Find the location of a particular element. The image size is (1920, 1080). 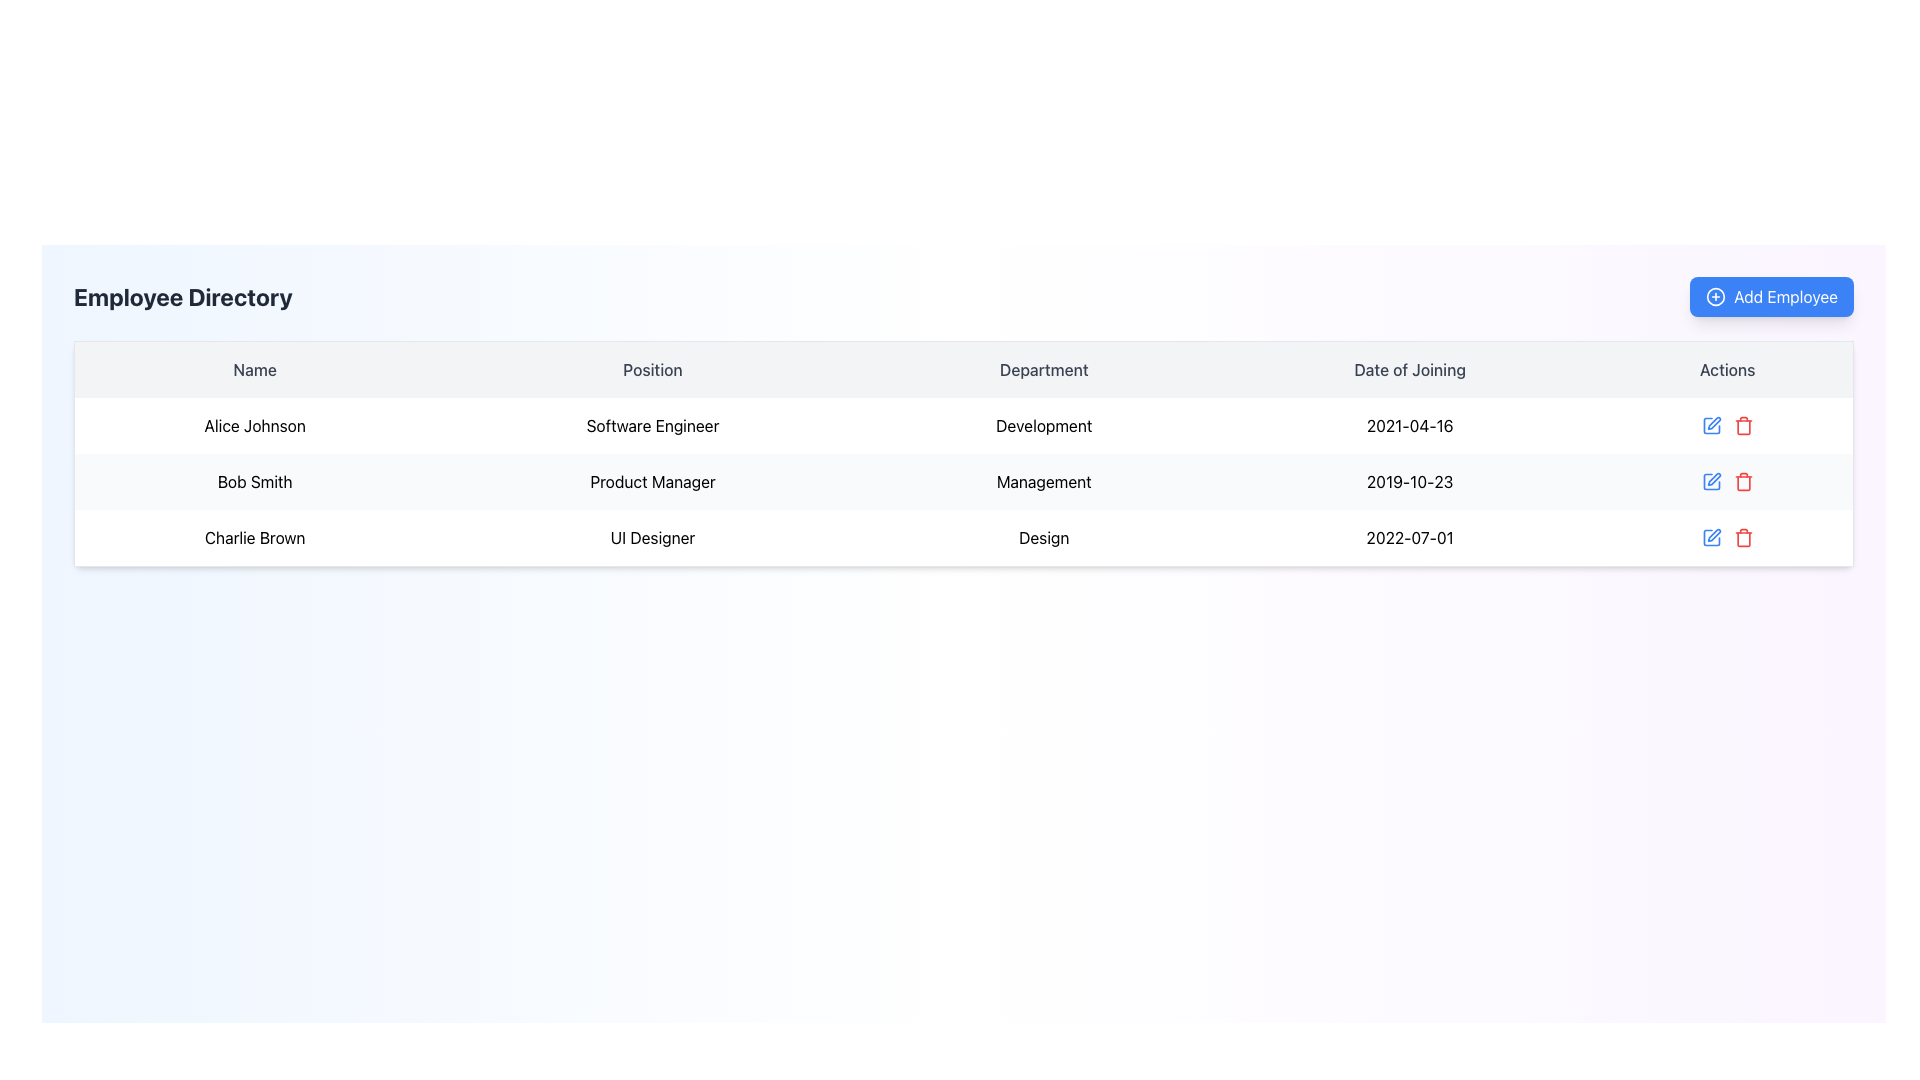

the 'Department' text label located in the third column of the table header, between 'Position' and 'Date of Joining' is located at coordinates (1043, 369).